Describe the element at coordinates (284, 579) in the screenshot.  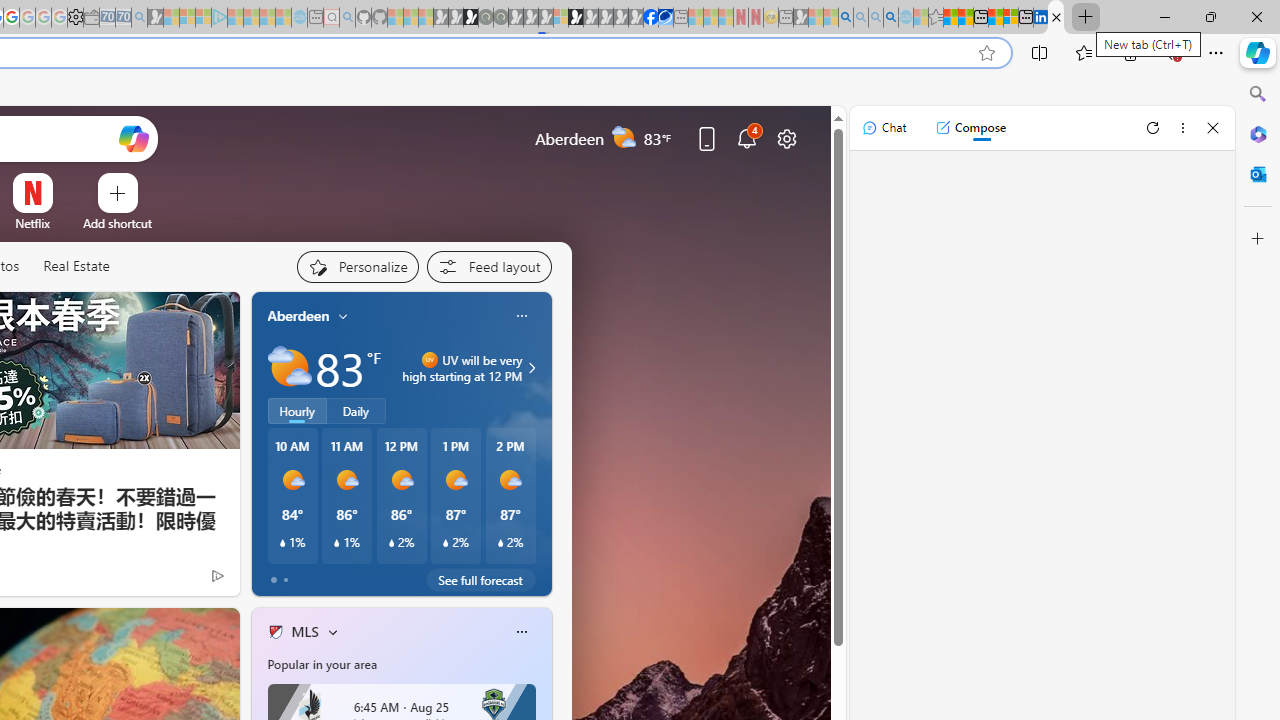
I see `'tab-1'` at that location.